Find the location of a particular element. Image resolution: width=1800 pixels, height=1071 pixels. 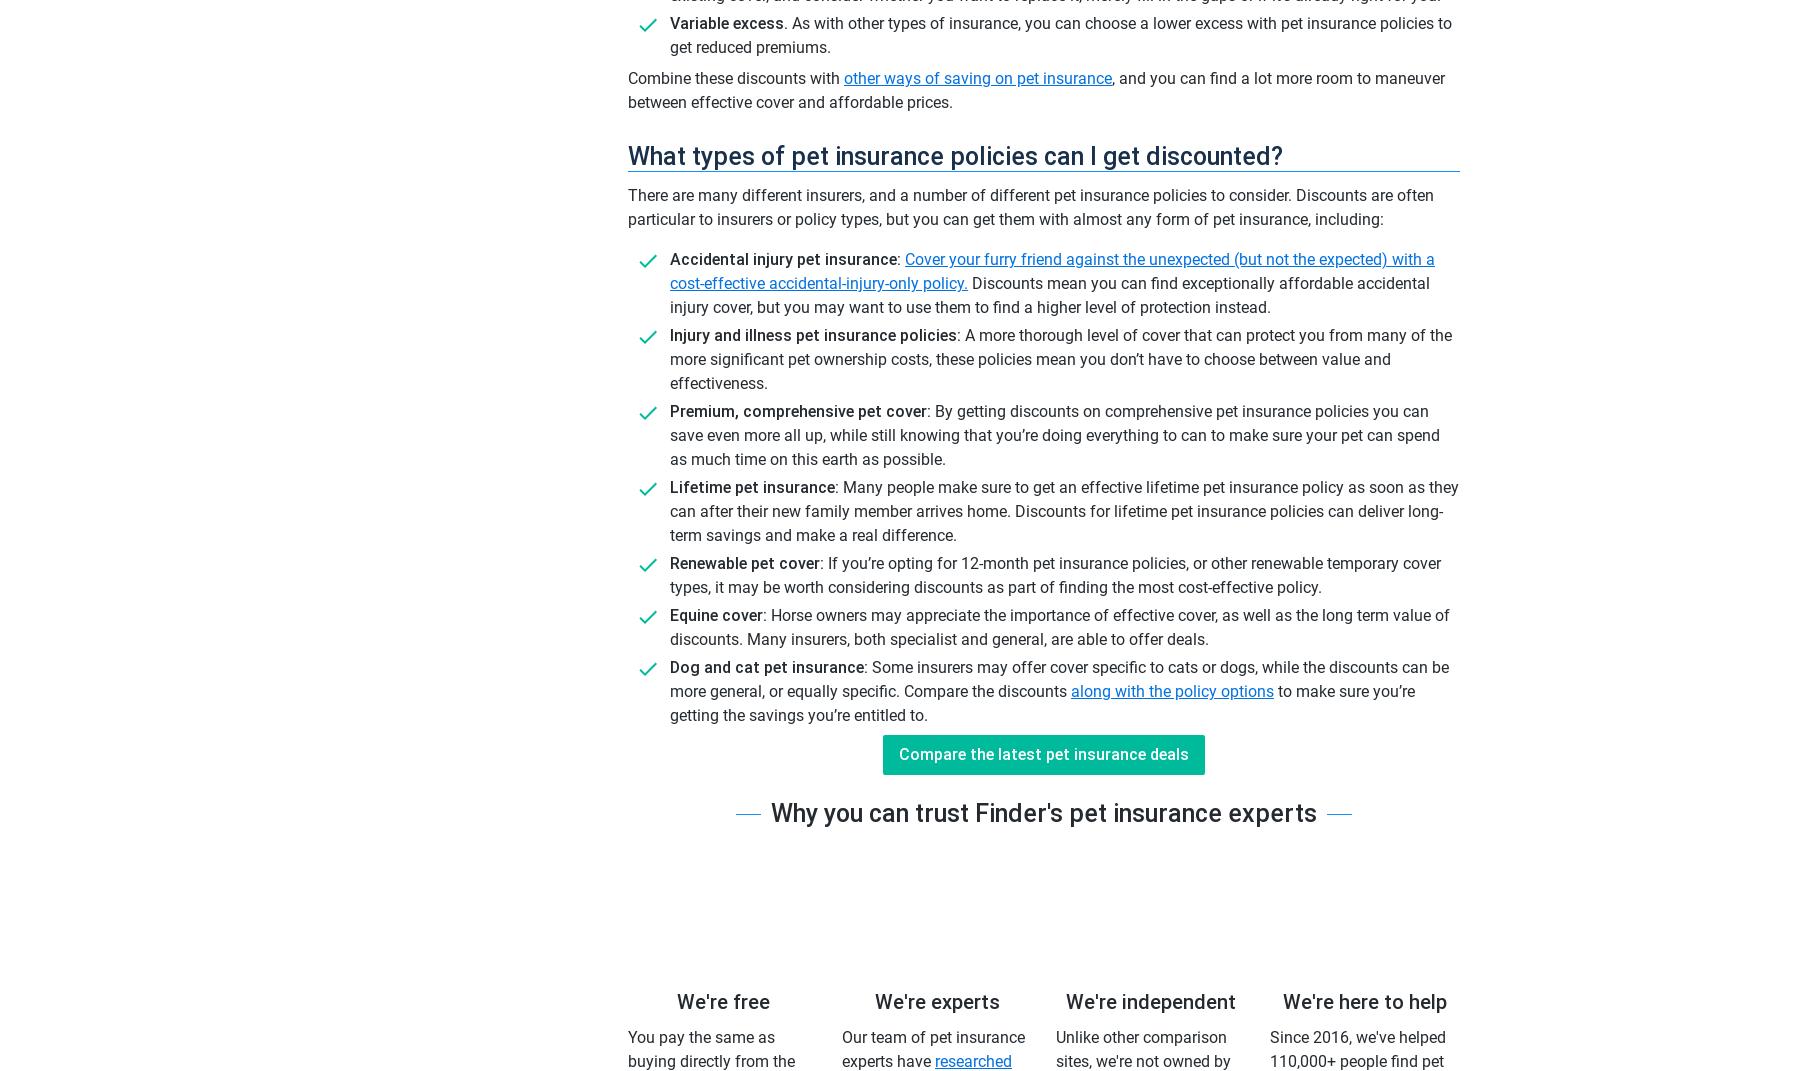

'Lifetime pet insurance:' is located at coordinates (753, 486).